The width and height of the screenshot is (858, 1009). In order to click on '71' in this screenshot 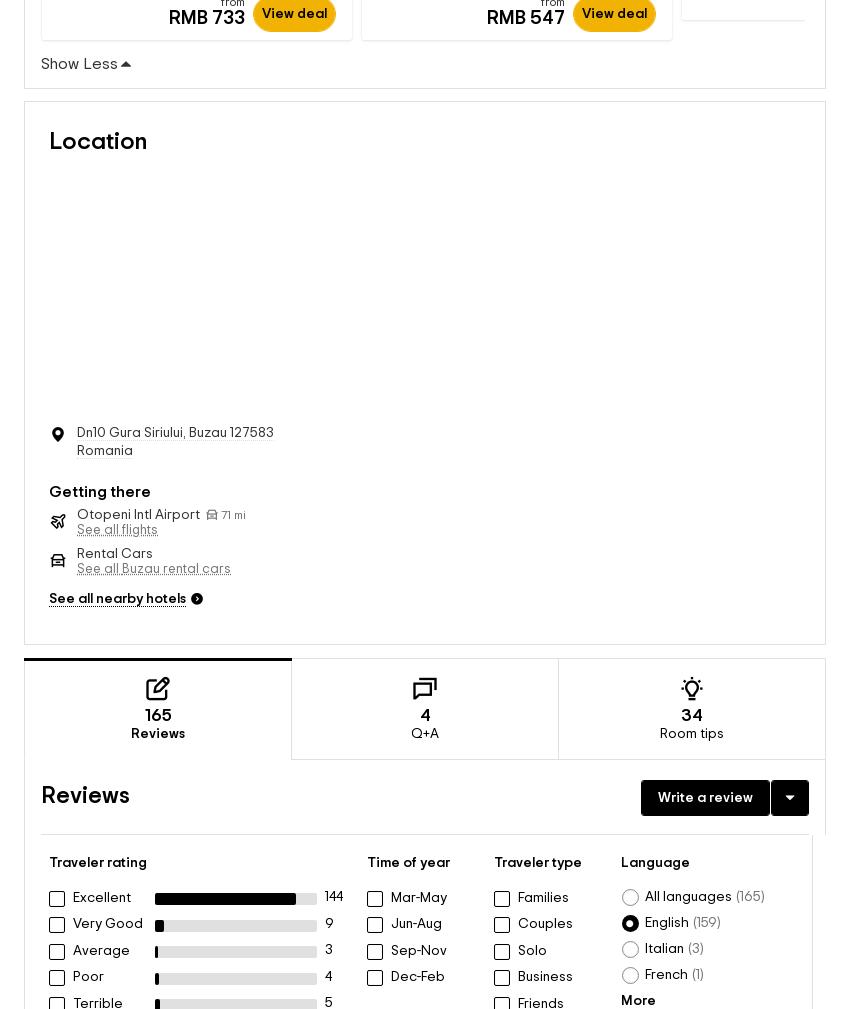, I will do `click(224, 494)`.